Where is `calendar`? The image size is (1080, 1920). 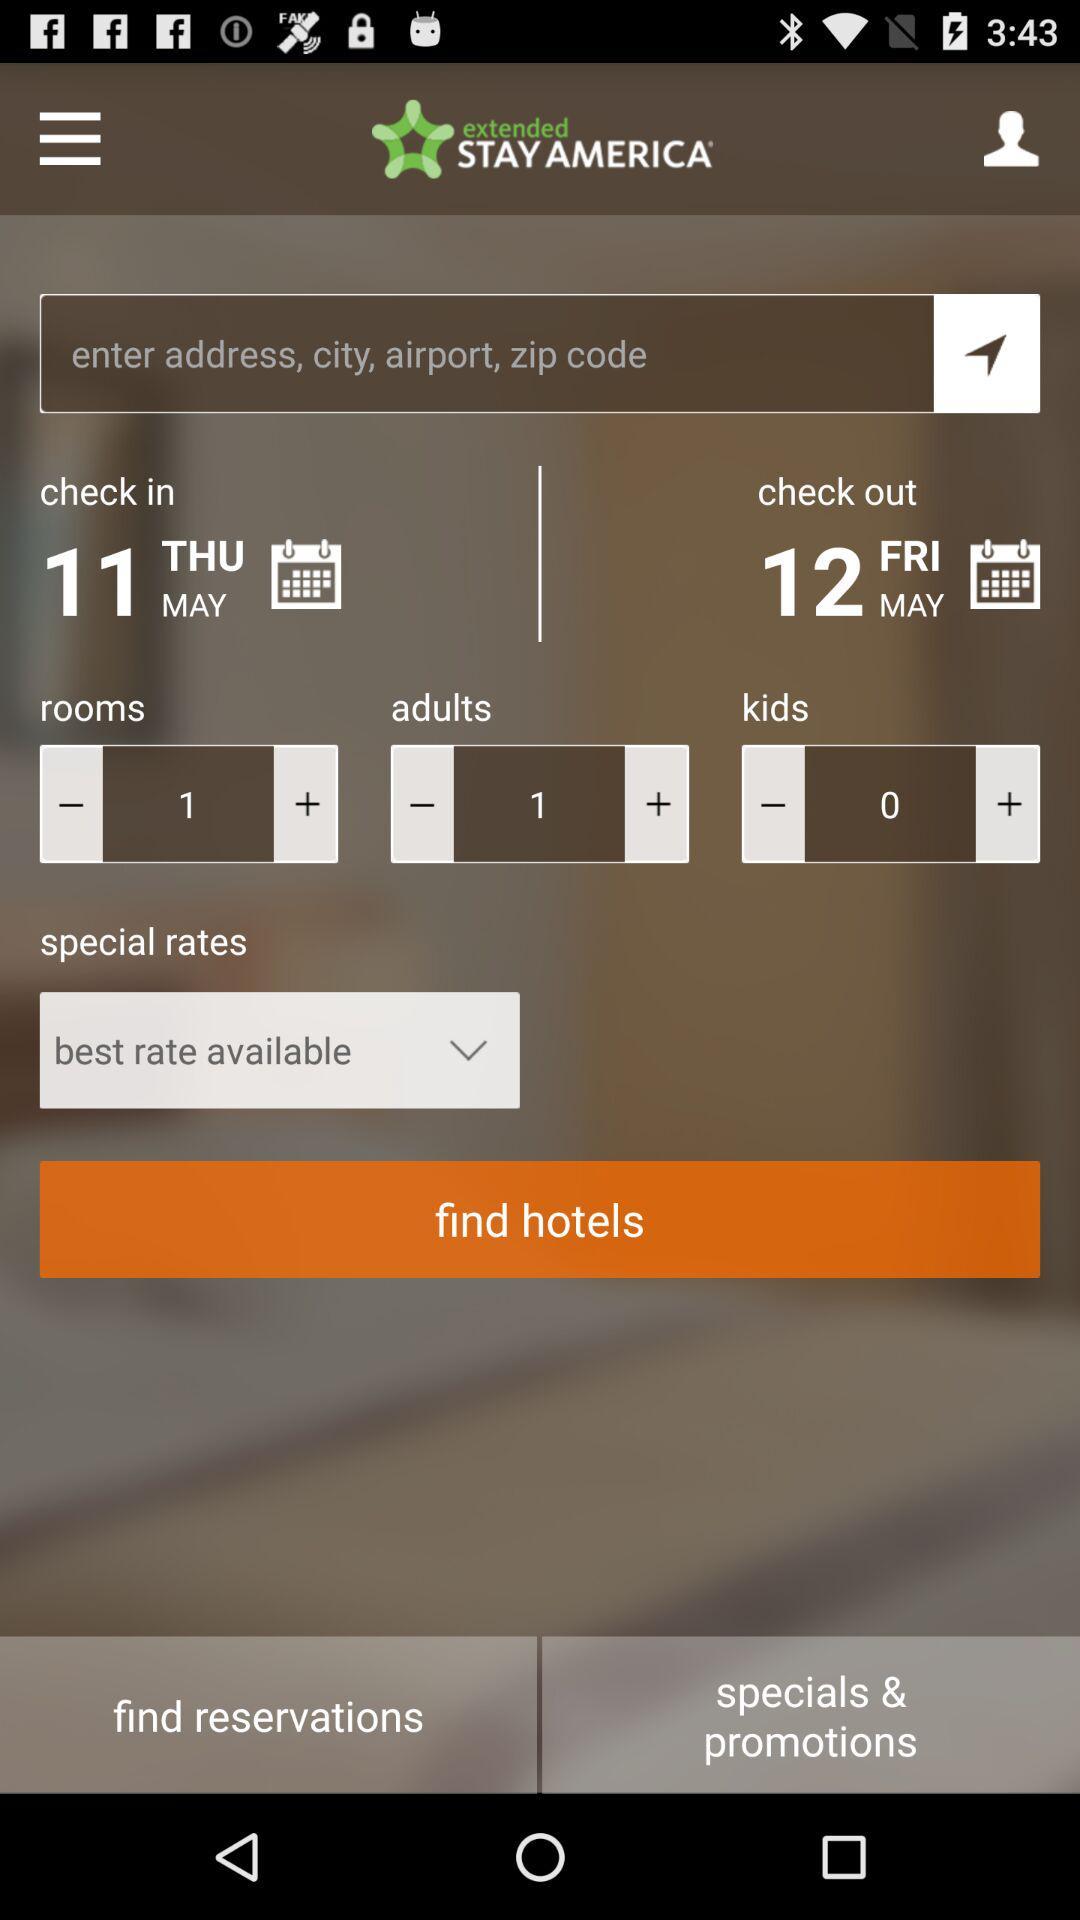
calendar is located at coordinates (306, 573).